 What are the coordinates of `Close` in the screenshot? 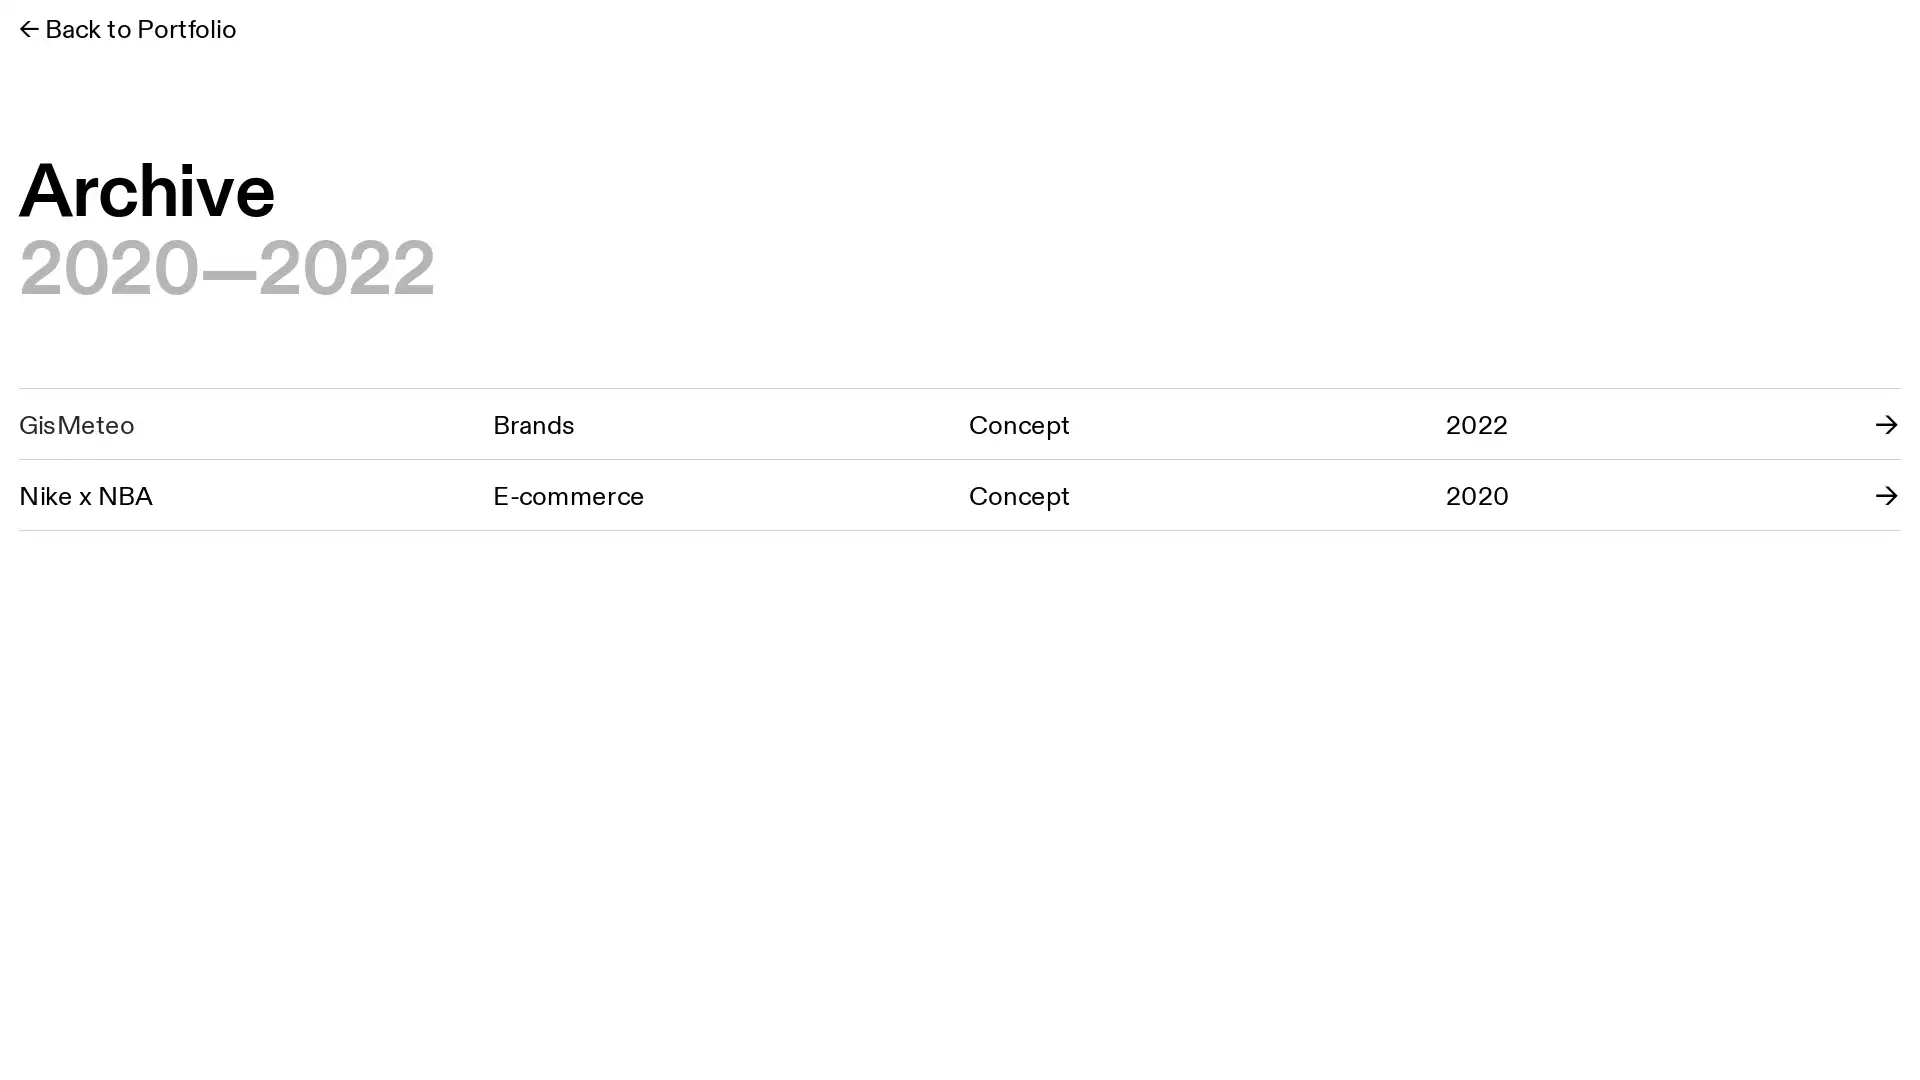 It's located at (1882, 38).